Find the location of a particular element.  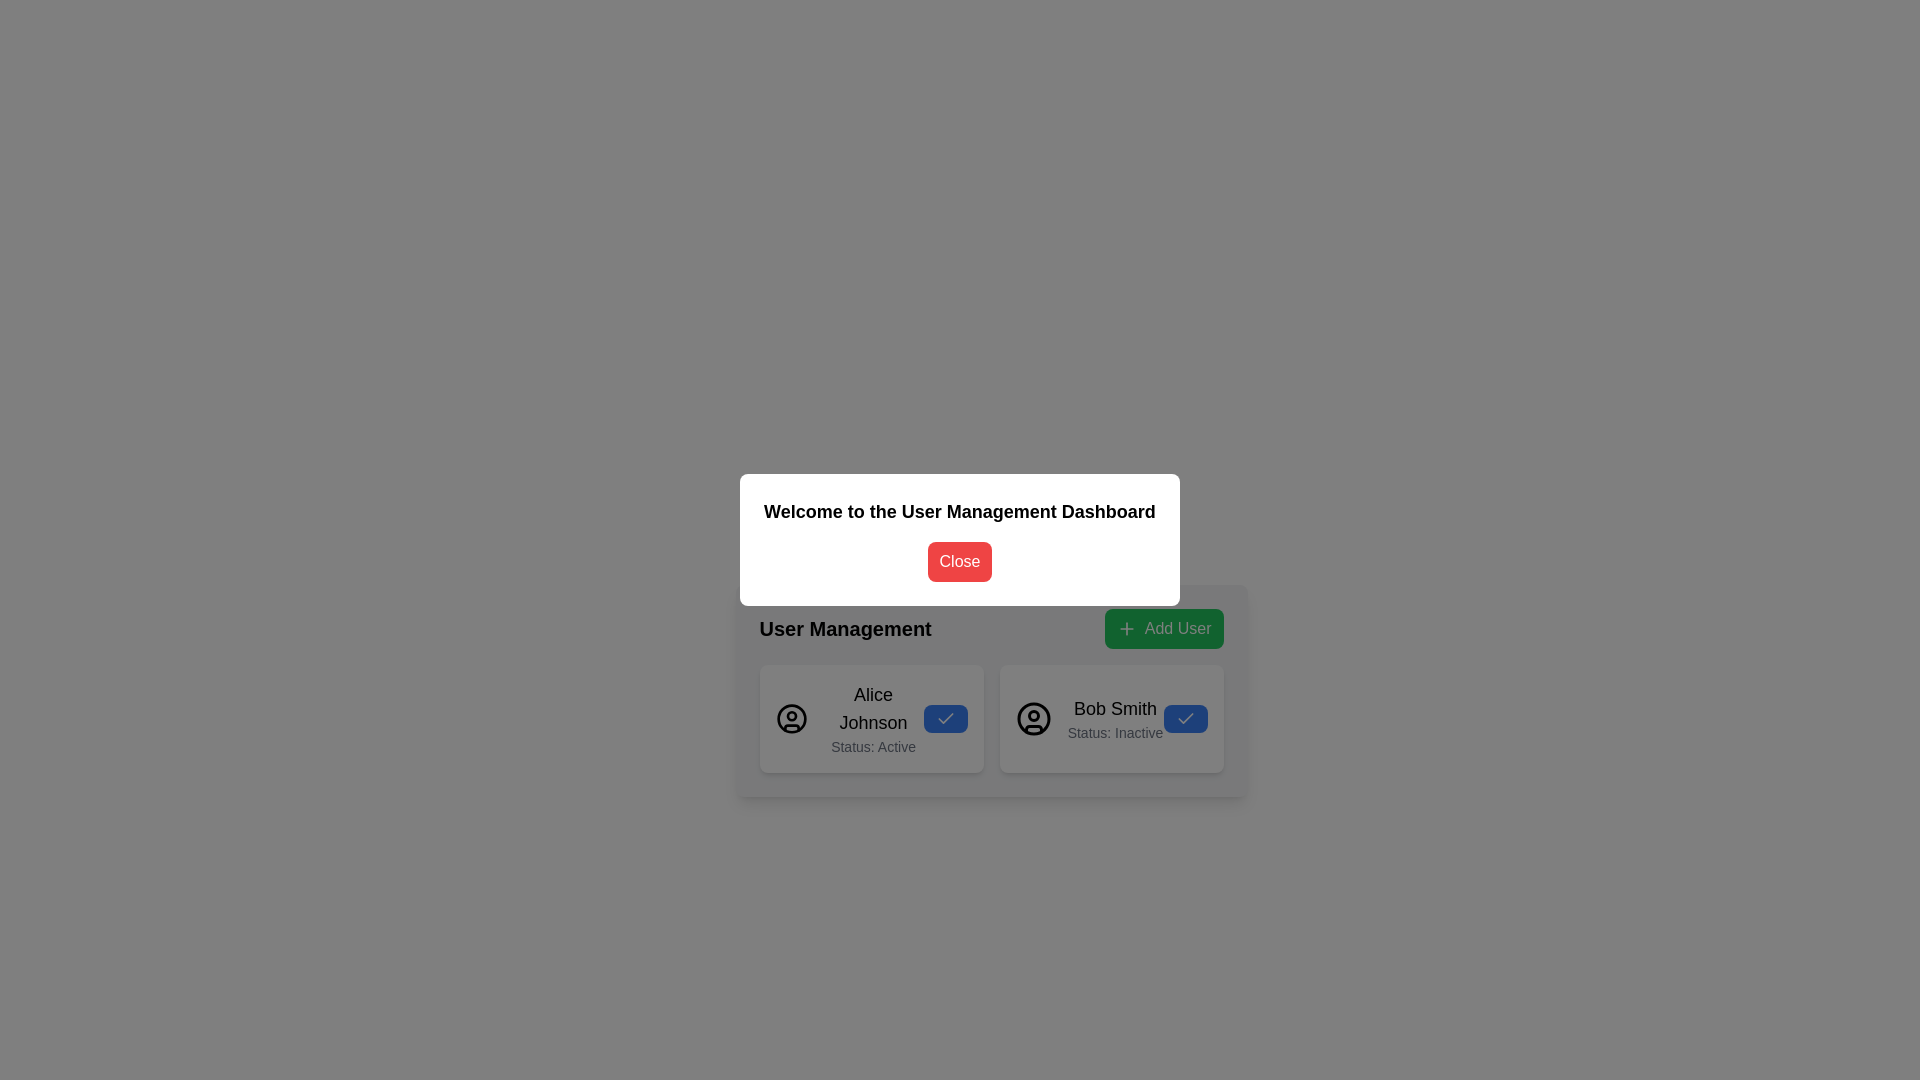

the text label displaying 'Bob Smith' and 'Status: Inactive', located in the second card under the 'User Management' section, positioned under the person silhouette icon and to the left of the blue checkmark button is located at coordinates (1114, 717).